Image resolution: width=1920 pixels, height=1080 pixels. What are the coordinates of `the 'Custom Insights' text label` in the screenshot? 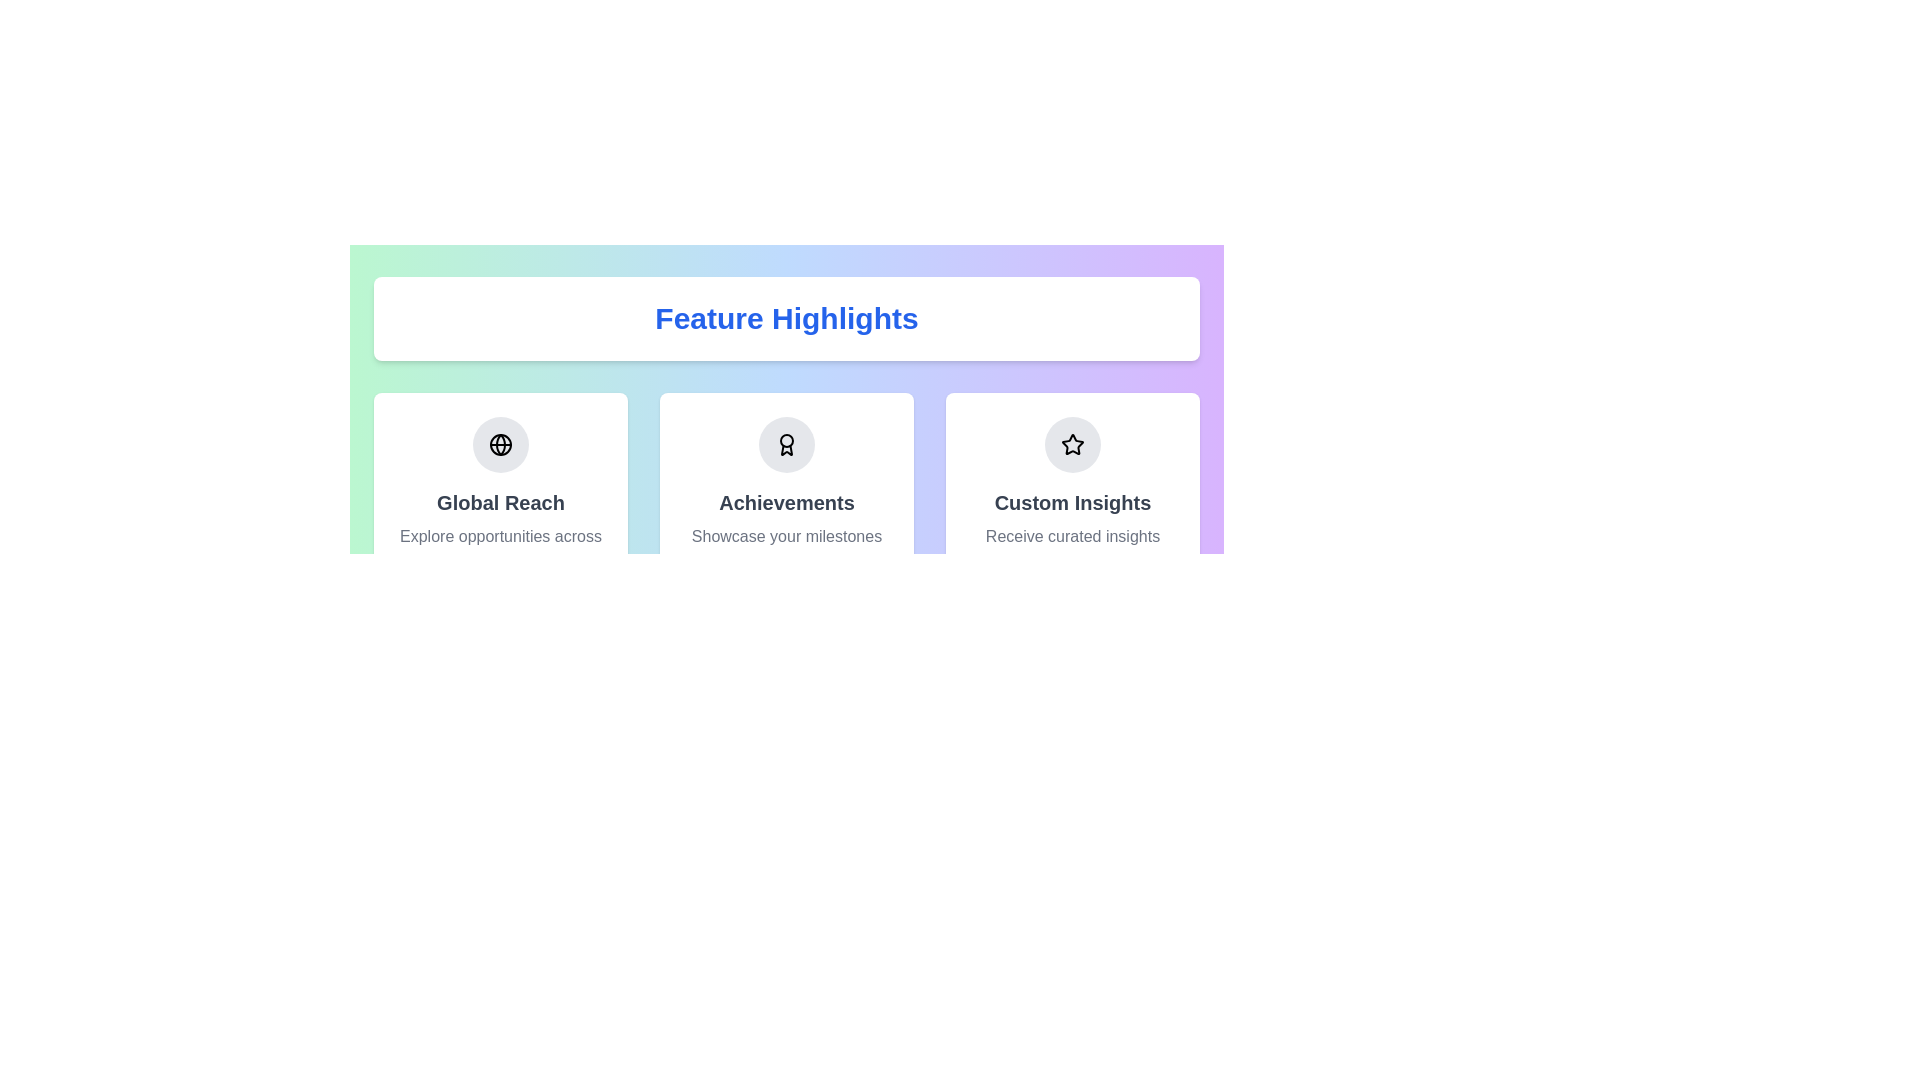 It's located at (1071, 501).